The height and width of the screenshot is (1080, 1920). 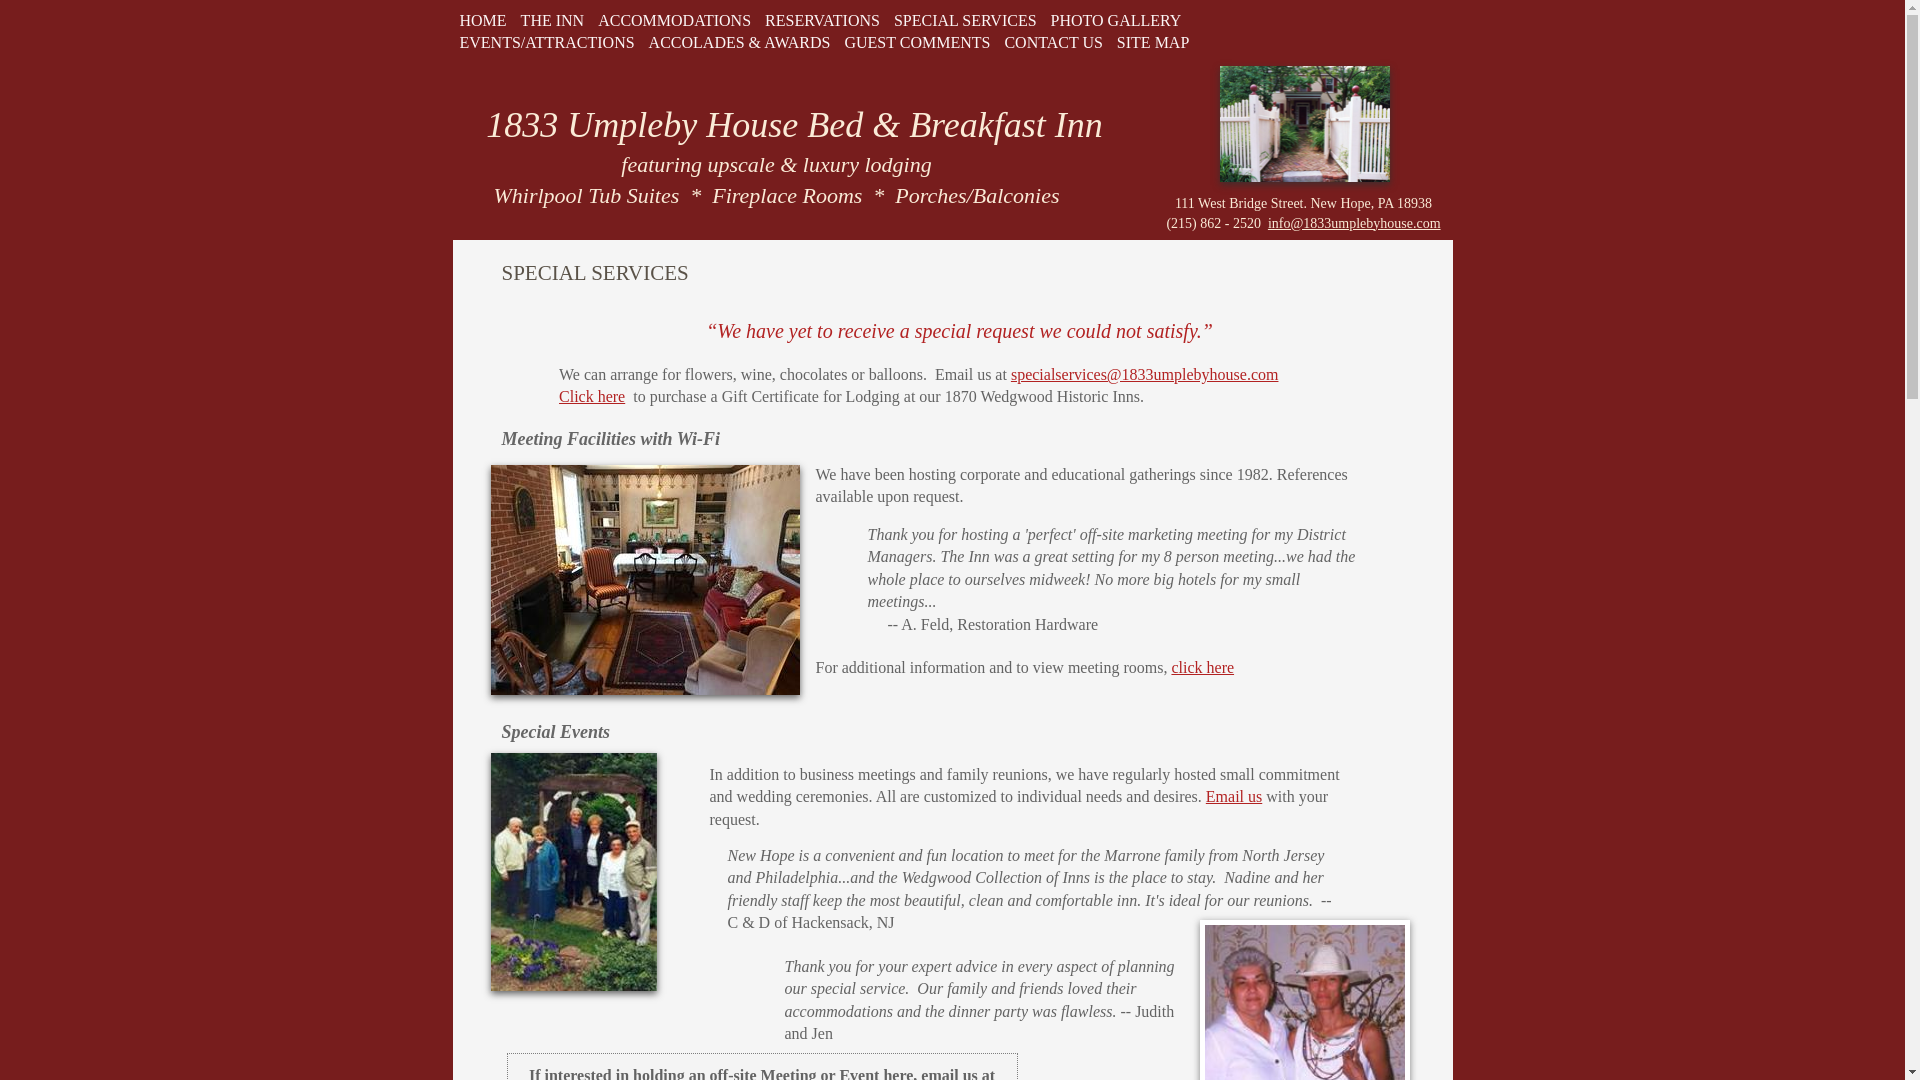 What do you see at coordinates (1115, 20) in the screenshot?
I see `'PHOTO GALLERY'` at bounding box center [1115, 20].